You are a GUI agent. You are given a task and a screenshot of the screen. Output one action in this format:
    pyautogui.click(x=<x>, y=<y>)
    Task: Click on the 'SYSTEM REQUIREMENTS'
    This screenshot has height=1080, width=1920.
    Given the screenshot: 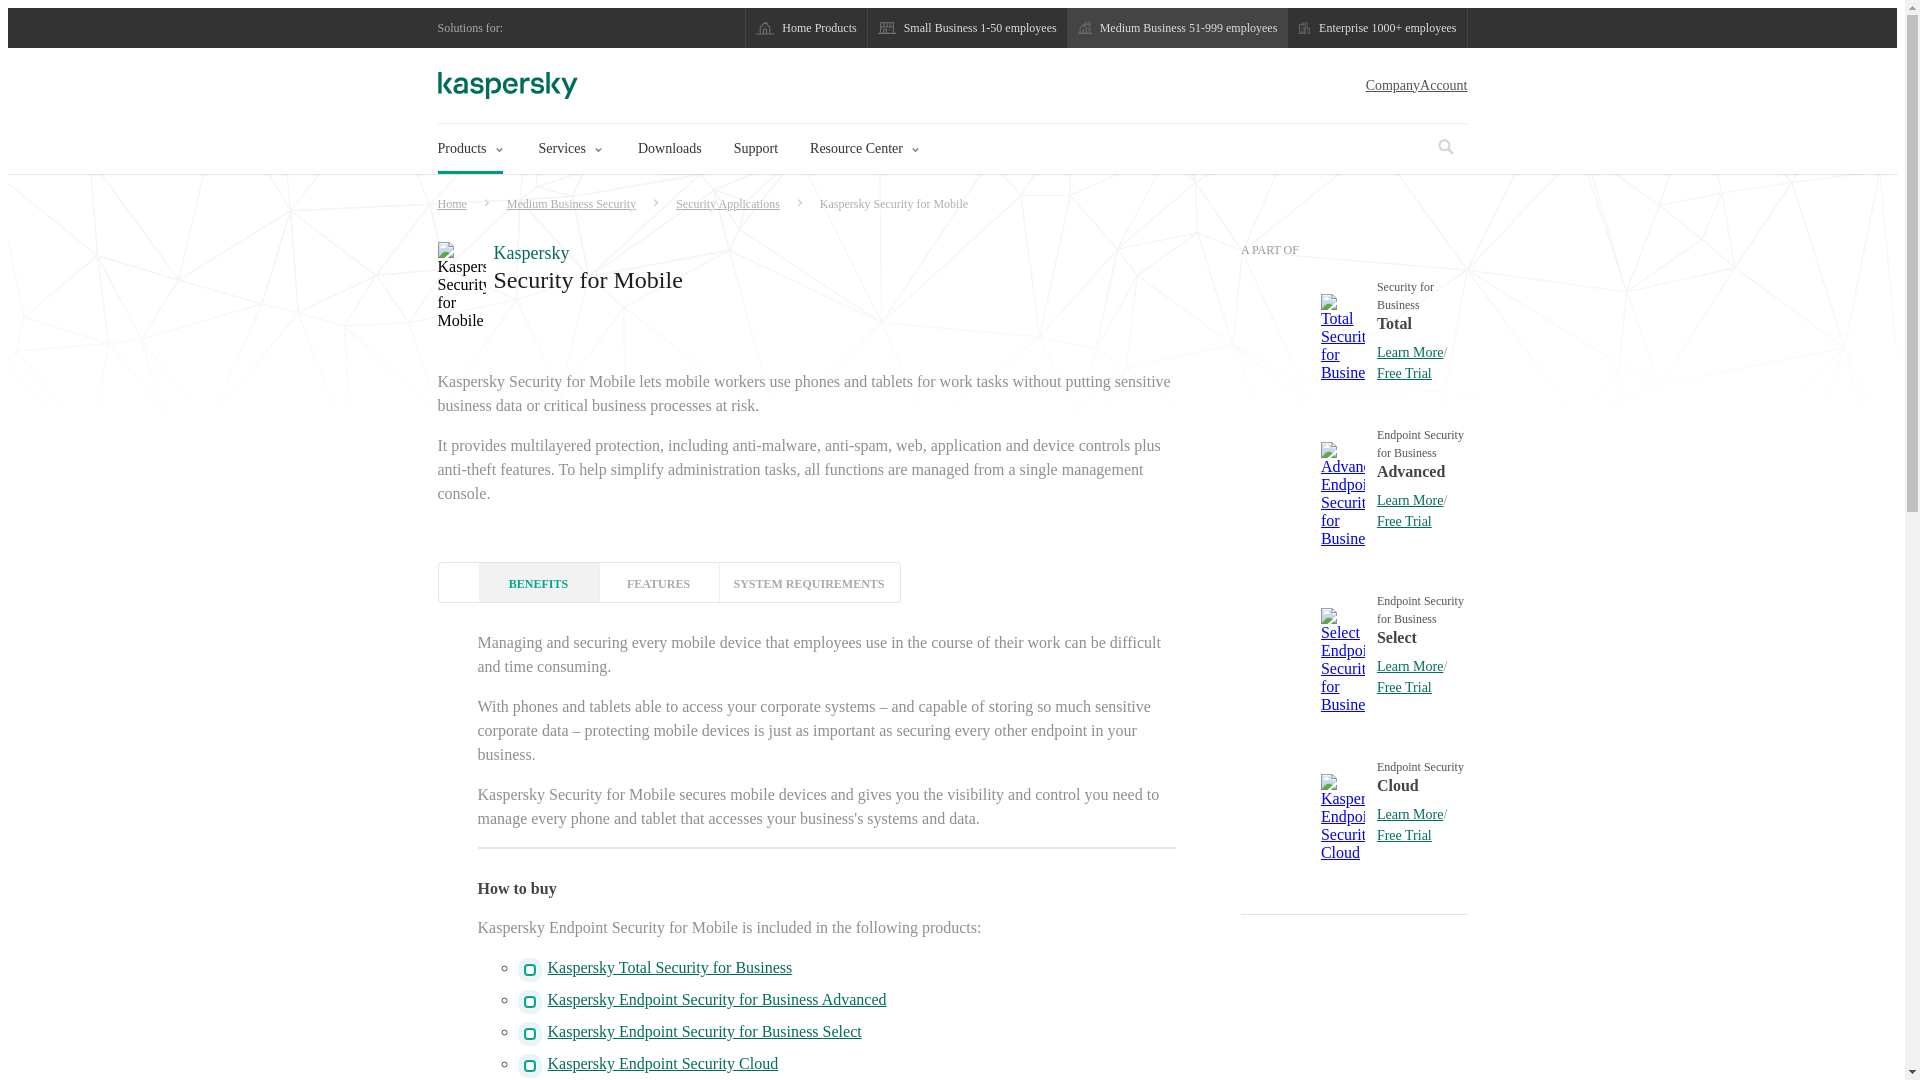 What is the action you would take?
    pyautogui.click(x=808, y=582)
    